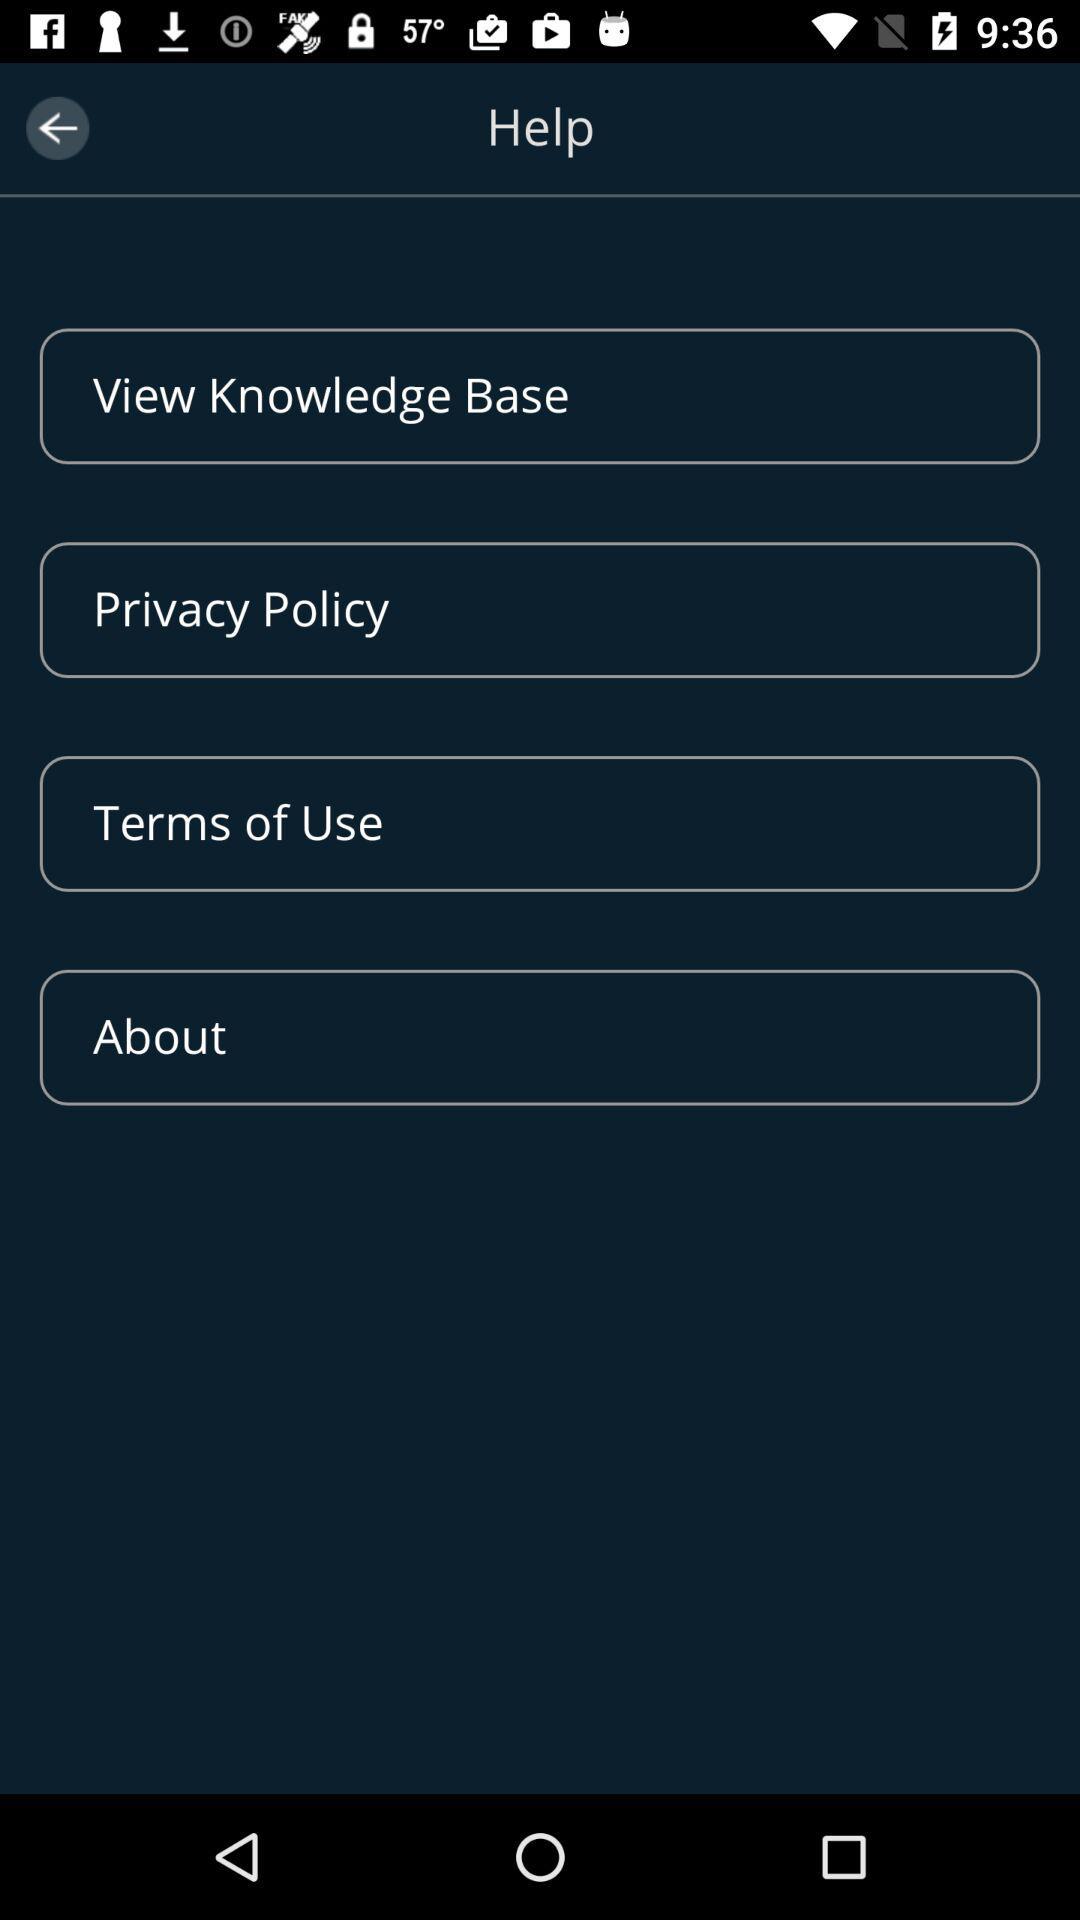  Describe the element at coordinates (56, 127) in the screenshot. I see `the arrow_backward icon` at that location.